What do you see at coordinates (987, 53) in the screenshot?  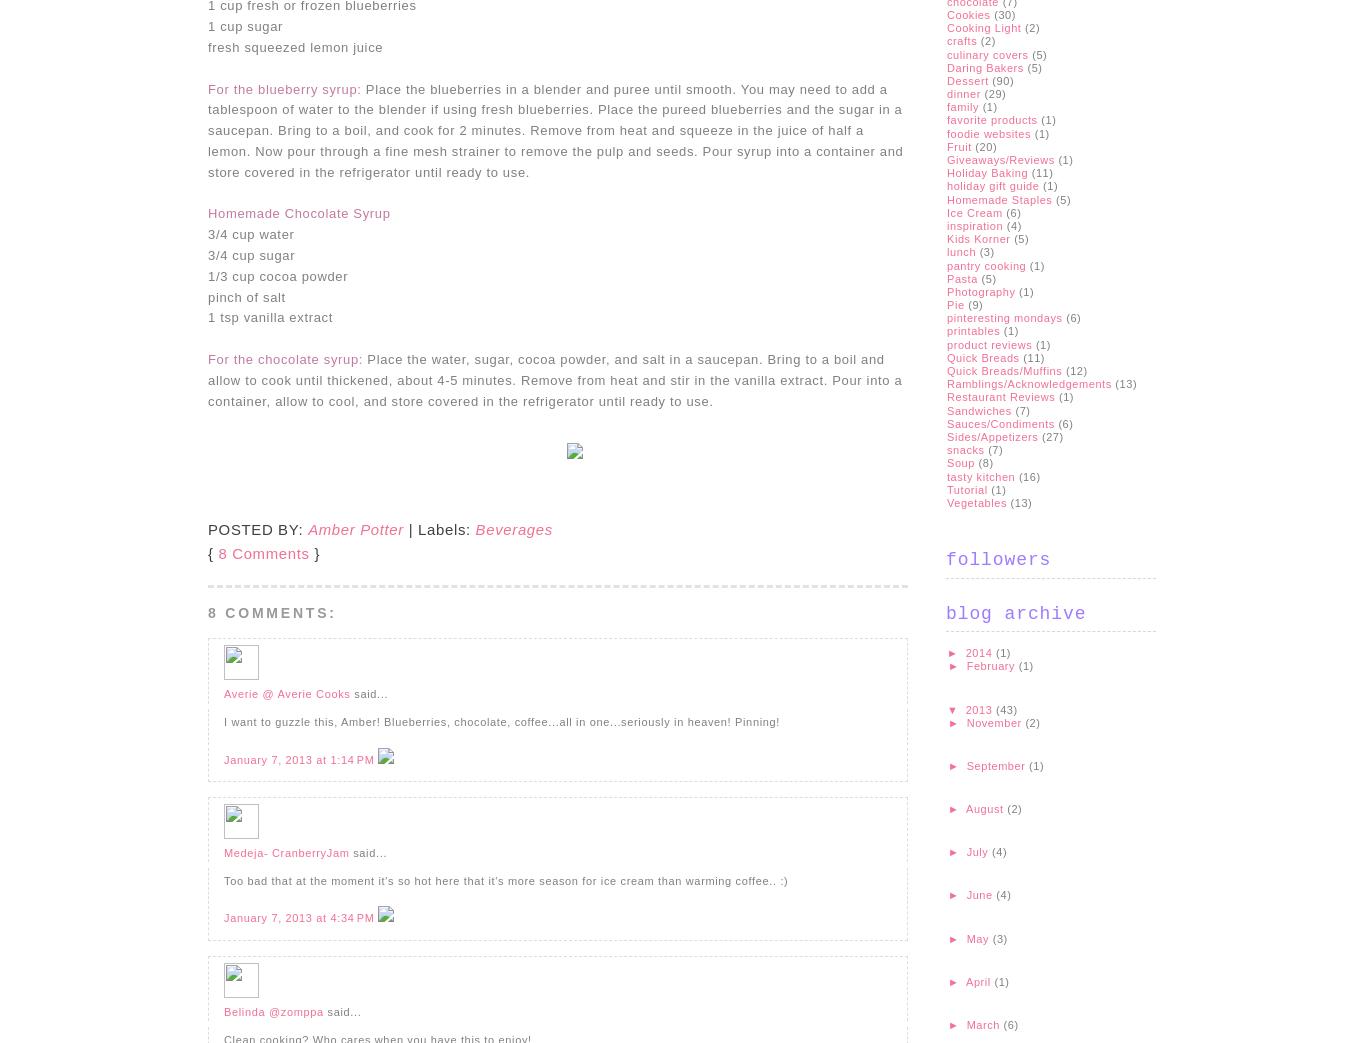 I see `'culinary covers'` at bounding box center [987, 53].